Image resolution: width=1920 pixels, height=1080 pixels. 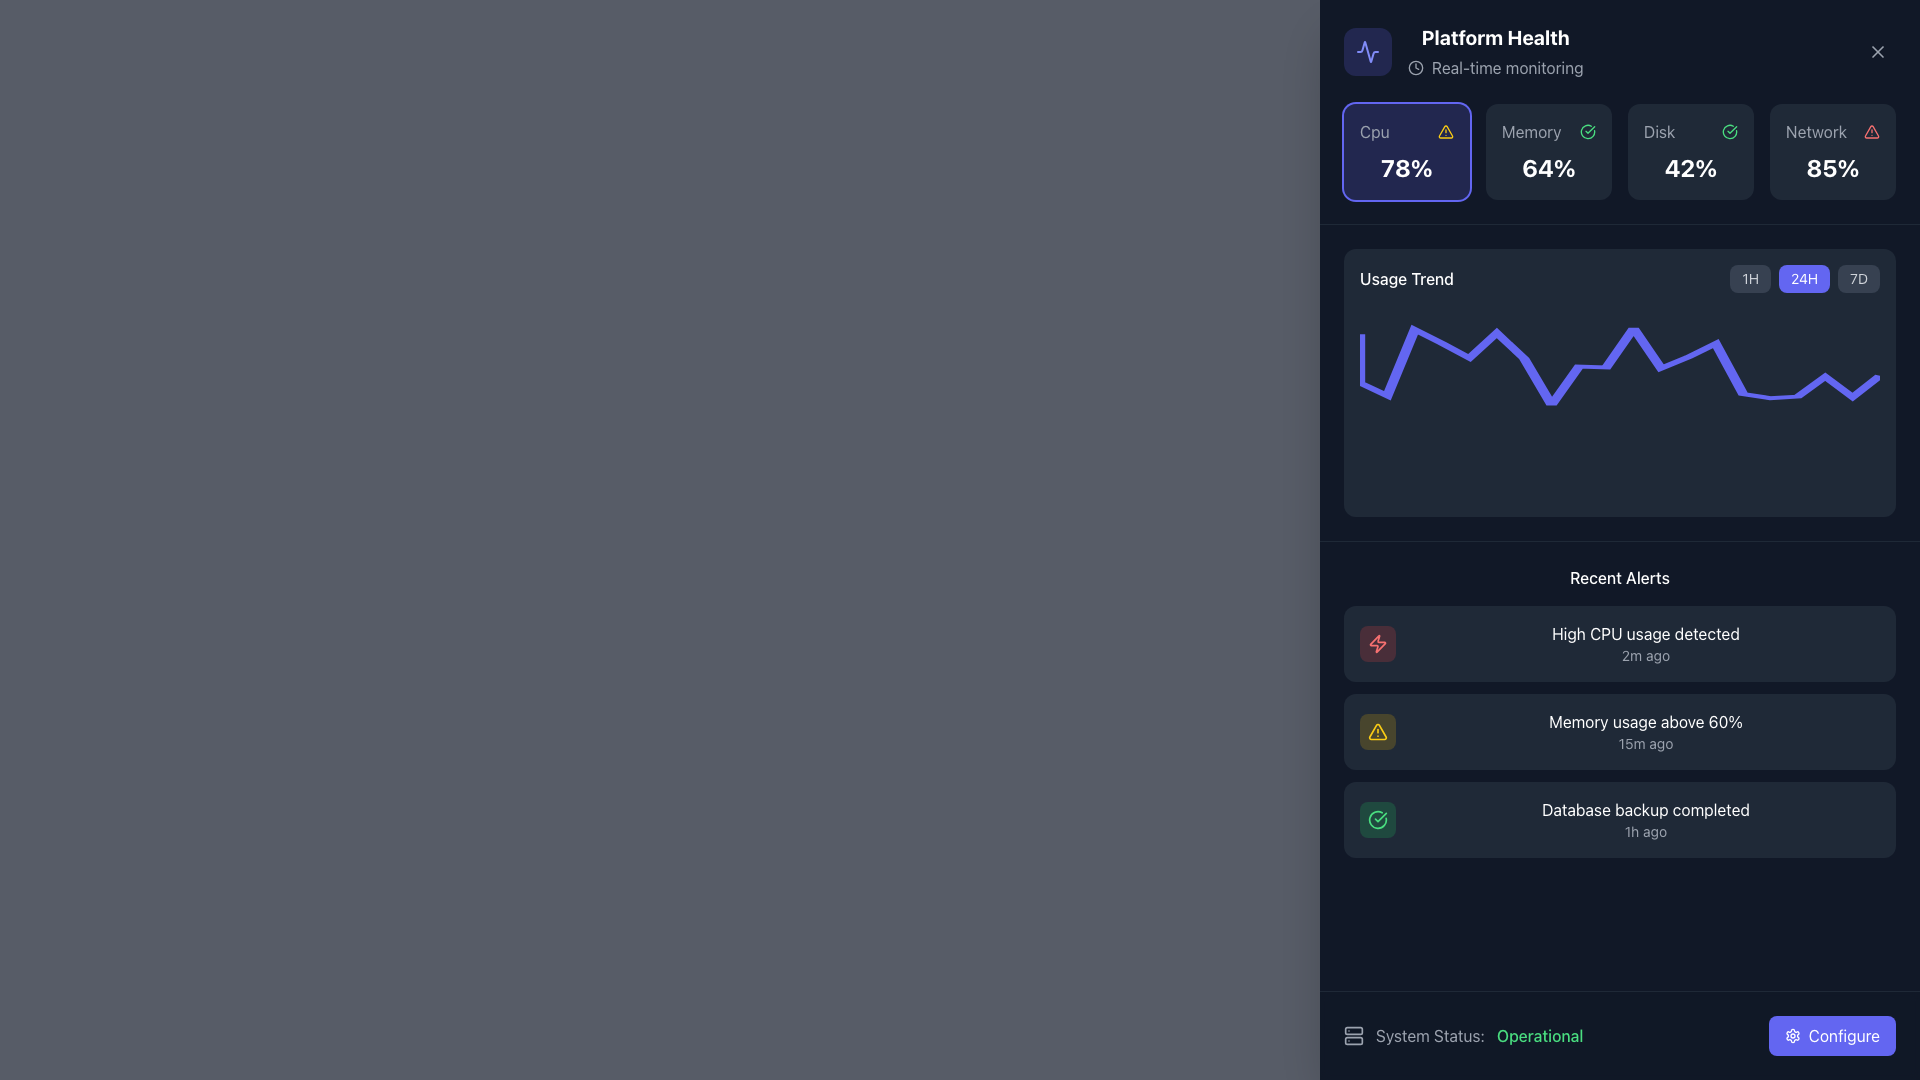 I want to click on the Static text label that indicates the current operational status of the system, which shows 'Operational' in green color, located at the bottom-right corner of the interface, so click(x=1539, y=1035).